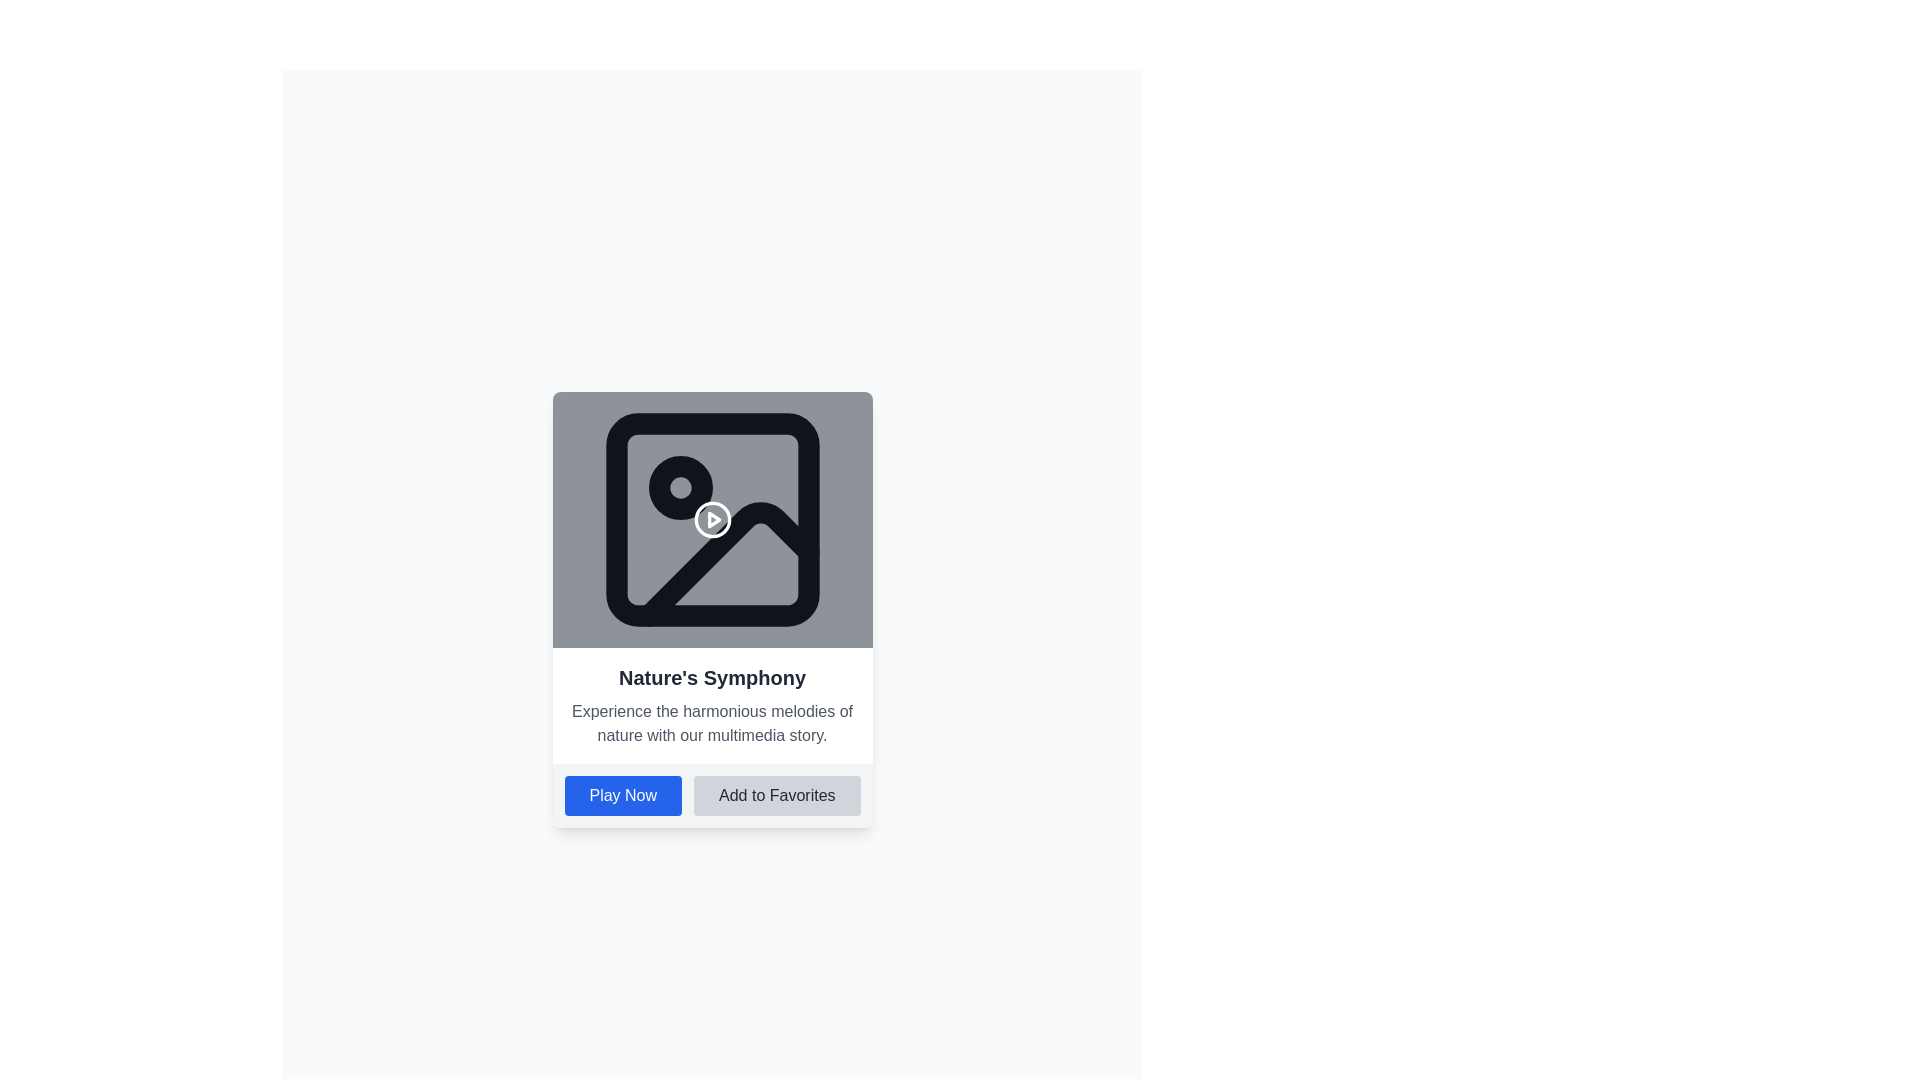  Describe the element at coordinates (712, 519) in the screenshot. I see `the first SVG rectangle element that serves as a decorative or structural part of the graphic representation within the card` at that location.